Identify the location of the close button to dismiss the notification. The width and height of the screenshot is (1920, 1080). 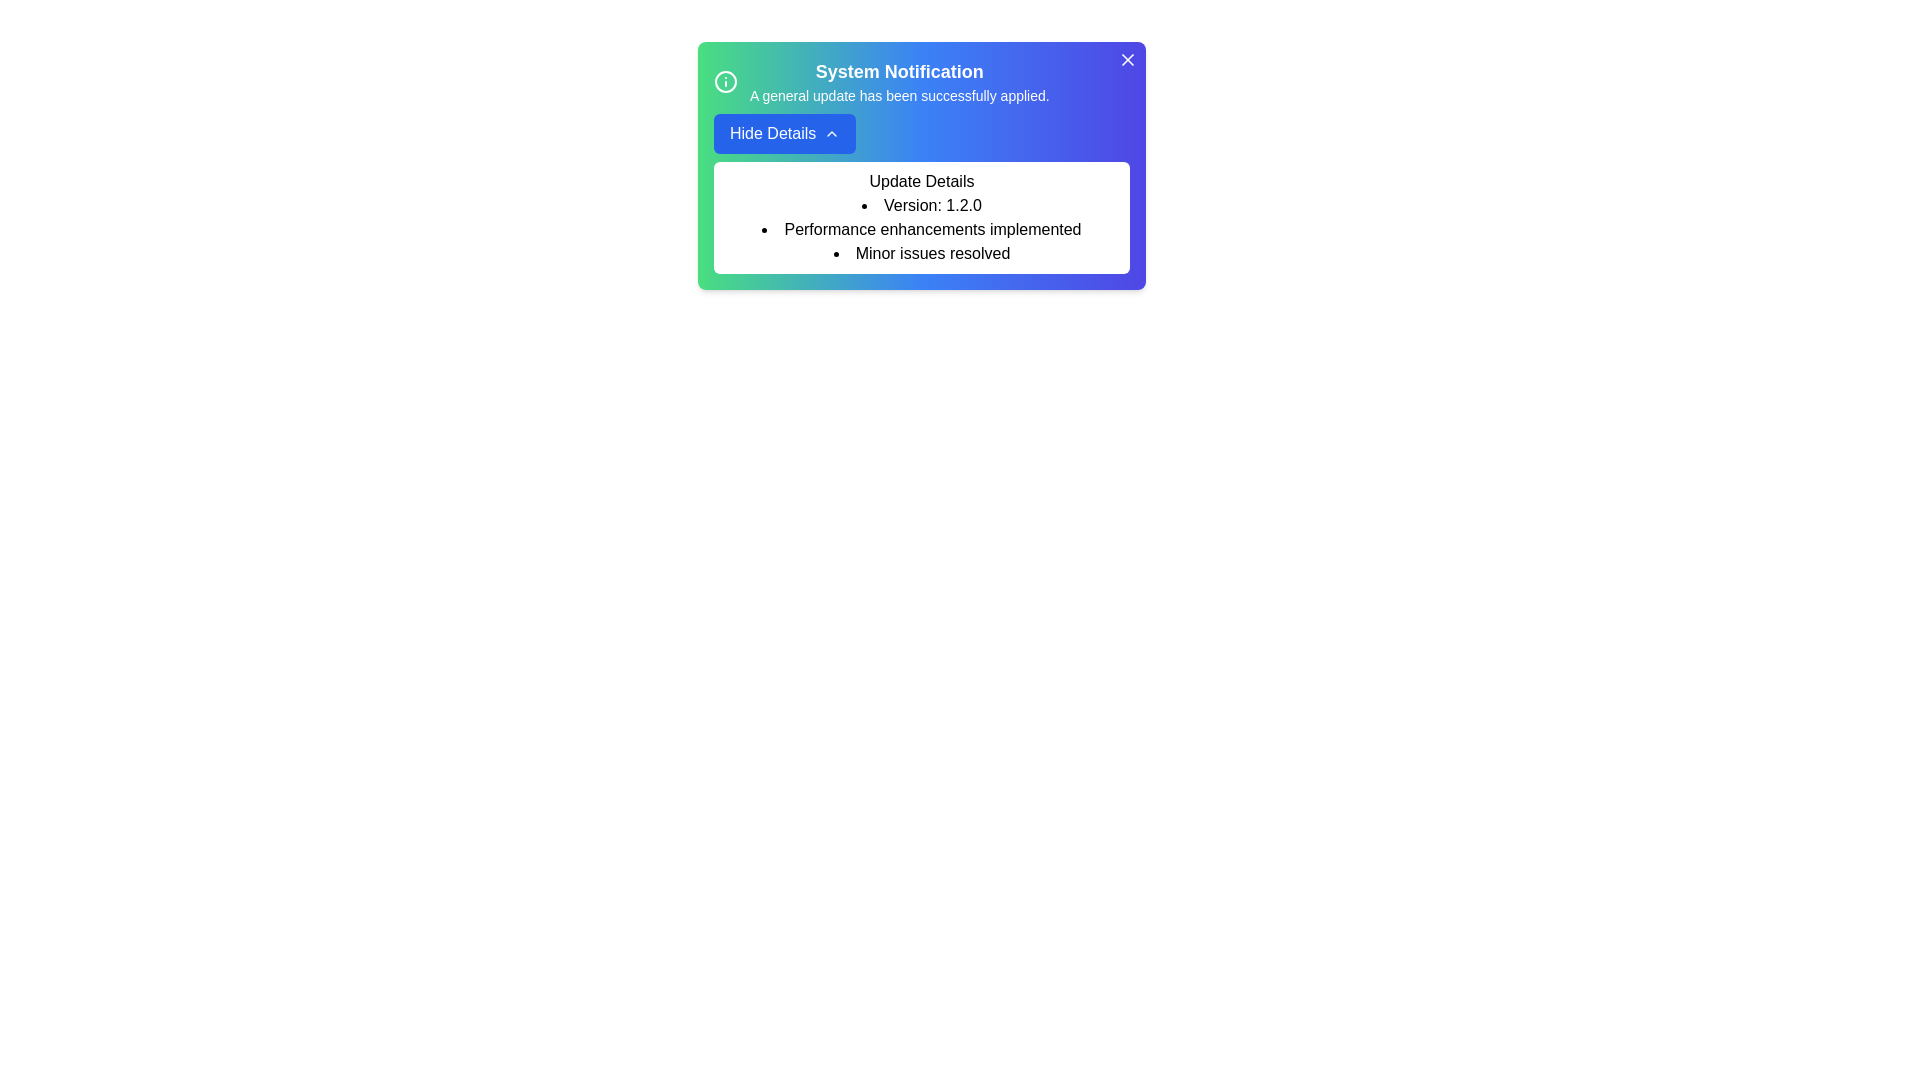
(1128, 59).